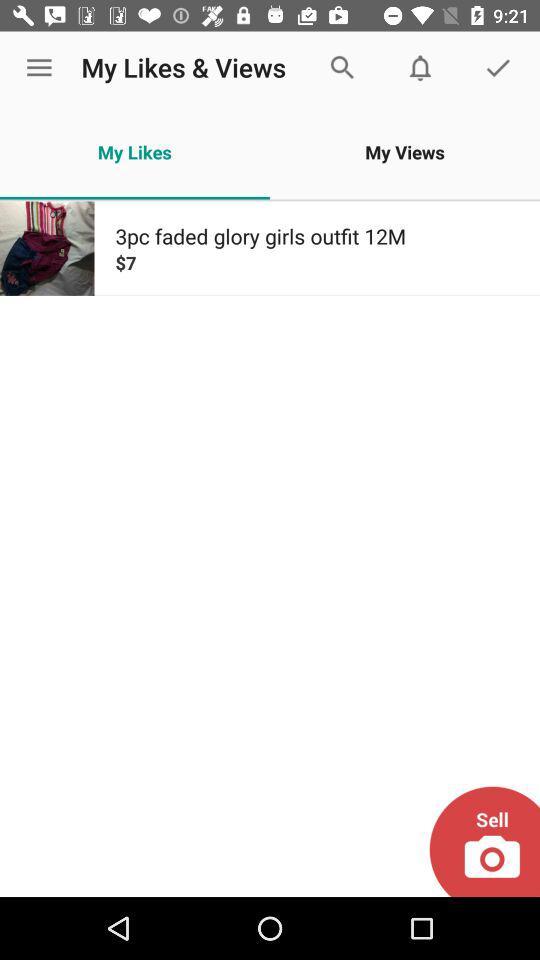  I want to click on icon below the $7, so click(483, 840).